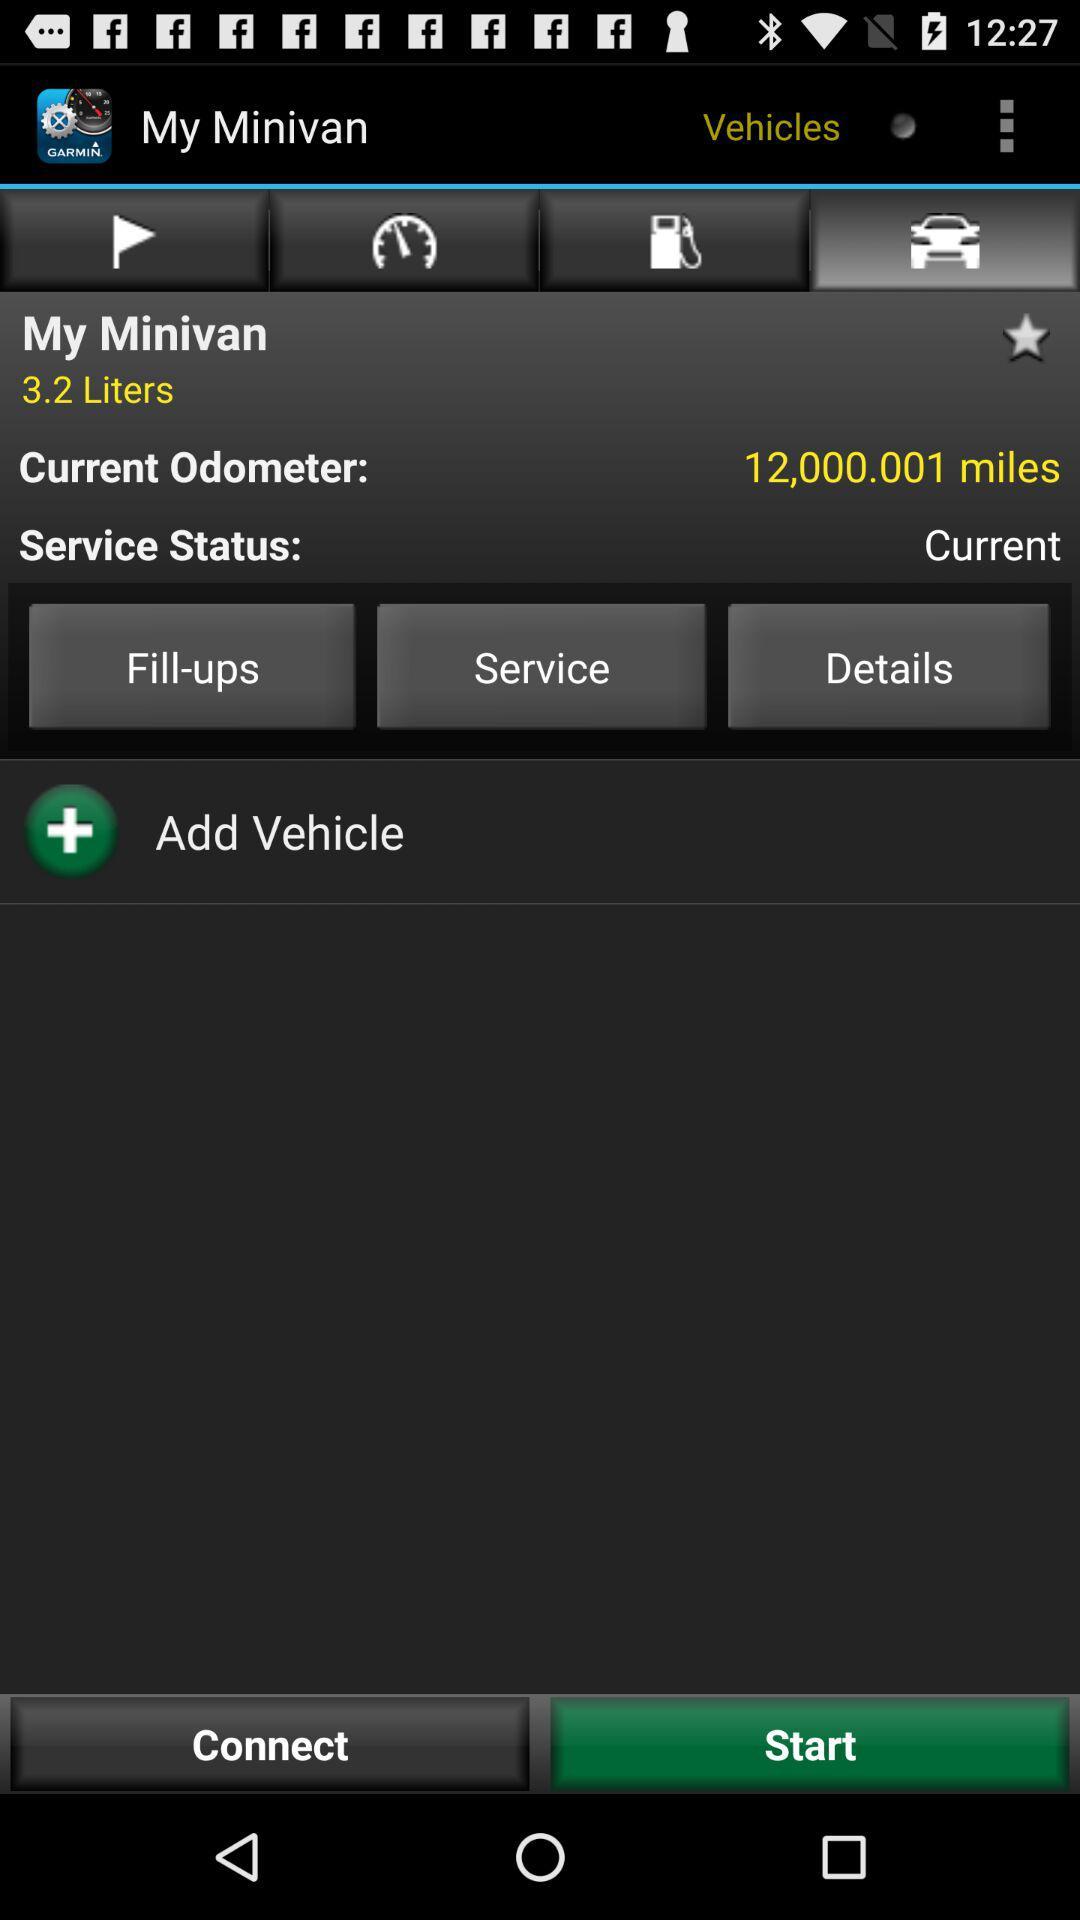 This screenshot has height=1920, width=1080. Describe the element at coordinates (279, 831) in the screenshot. I see `the item below the fill-ups` at that location.